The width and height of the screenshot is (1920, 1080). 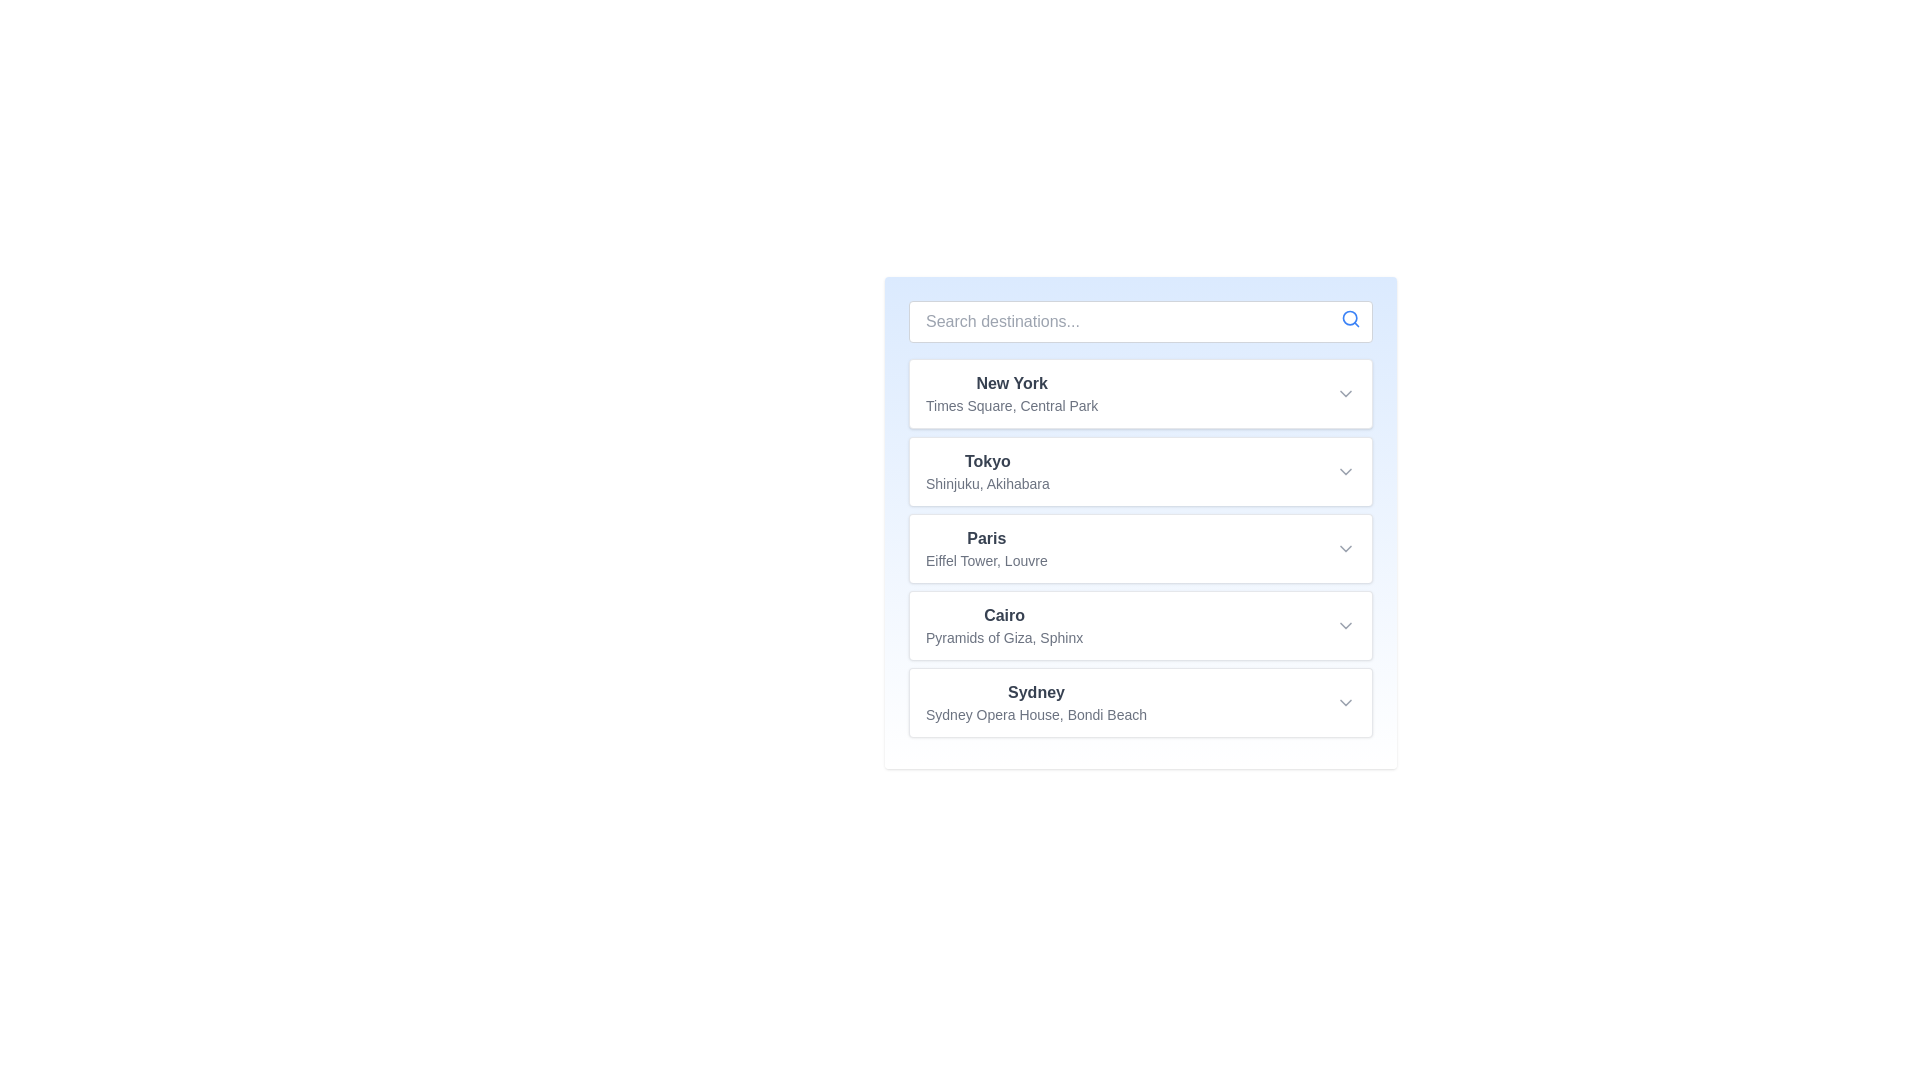 What do you see at coordinates (1345, 548) in the screenshot?
I see `the downward-pointing chevron icon styled with light gray color located on the far-right side of the dropdown section for the list item labeled 'Paris'` at bounding box center [1345, 548].